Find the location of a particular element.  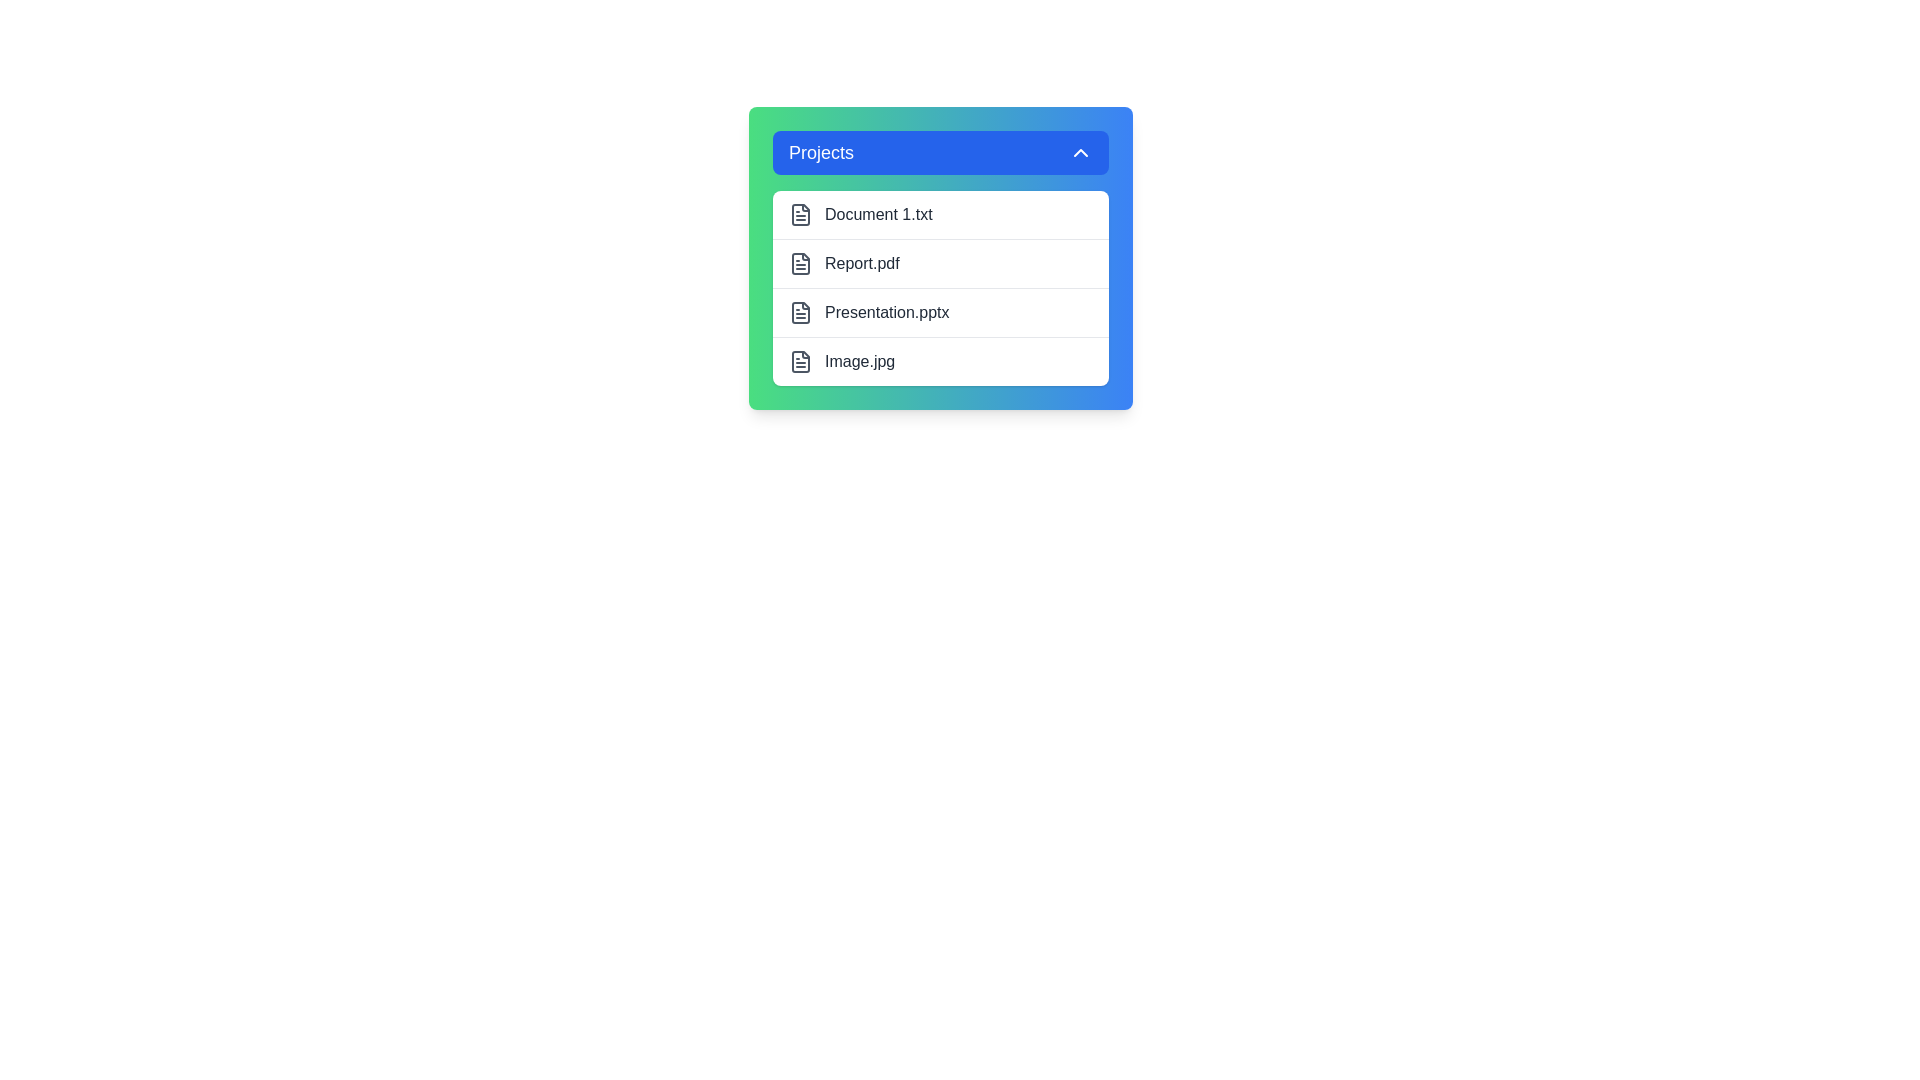

the file Image.jpg from the list is located at coordinates (939, 361).